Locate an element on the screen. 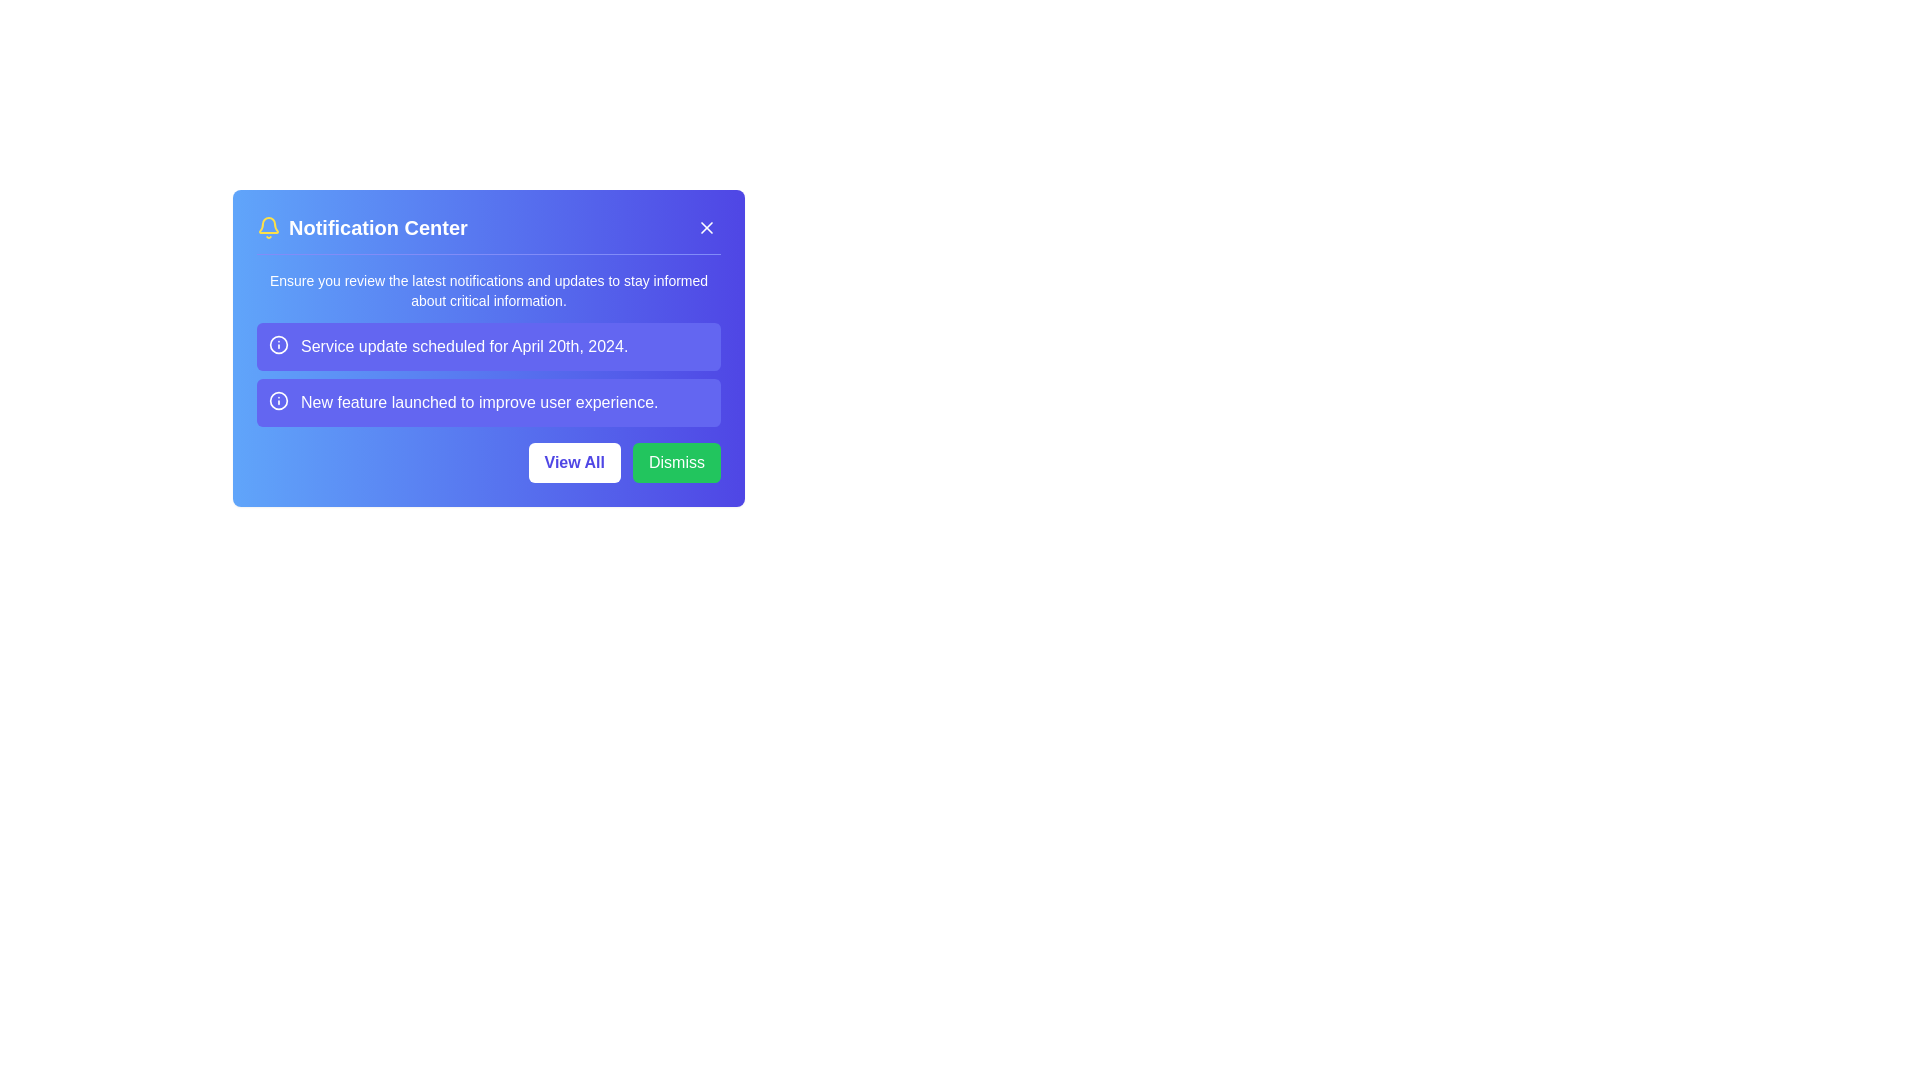  the dismiss button located in the bottom-right section of the notification card to observe any hover effects is located at coordinates (676, 462).